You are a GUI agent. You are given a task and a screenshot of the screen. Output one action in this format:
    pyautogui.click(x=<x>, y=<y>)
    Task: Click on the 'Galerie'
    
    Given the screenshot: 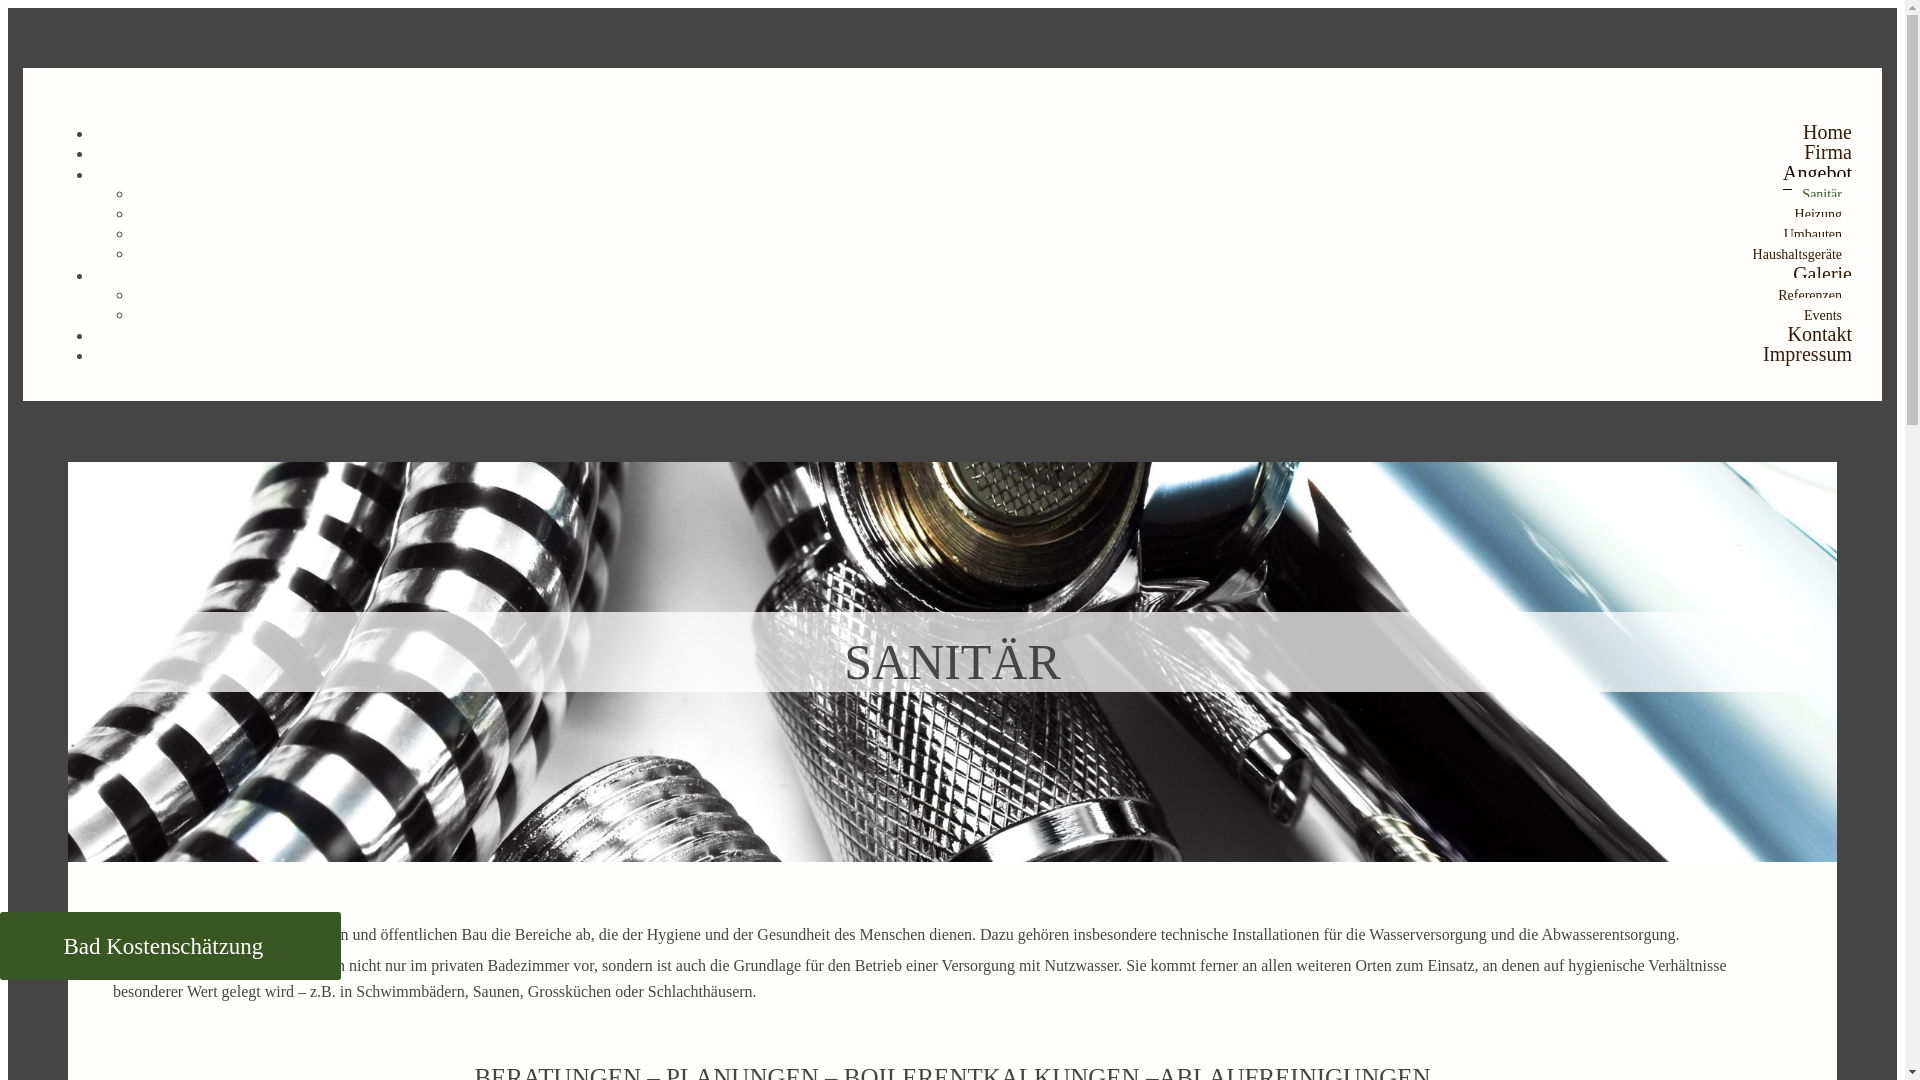 What is the action you would take?
    pyautogui.click(x=1822, y=274)
    